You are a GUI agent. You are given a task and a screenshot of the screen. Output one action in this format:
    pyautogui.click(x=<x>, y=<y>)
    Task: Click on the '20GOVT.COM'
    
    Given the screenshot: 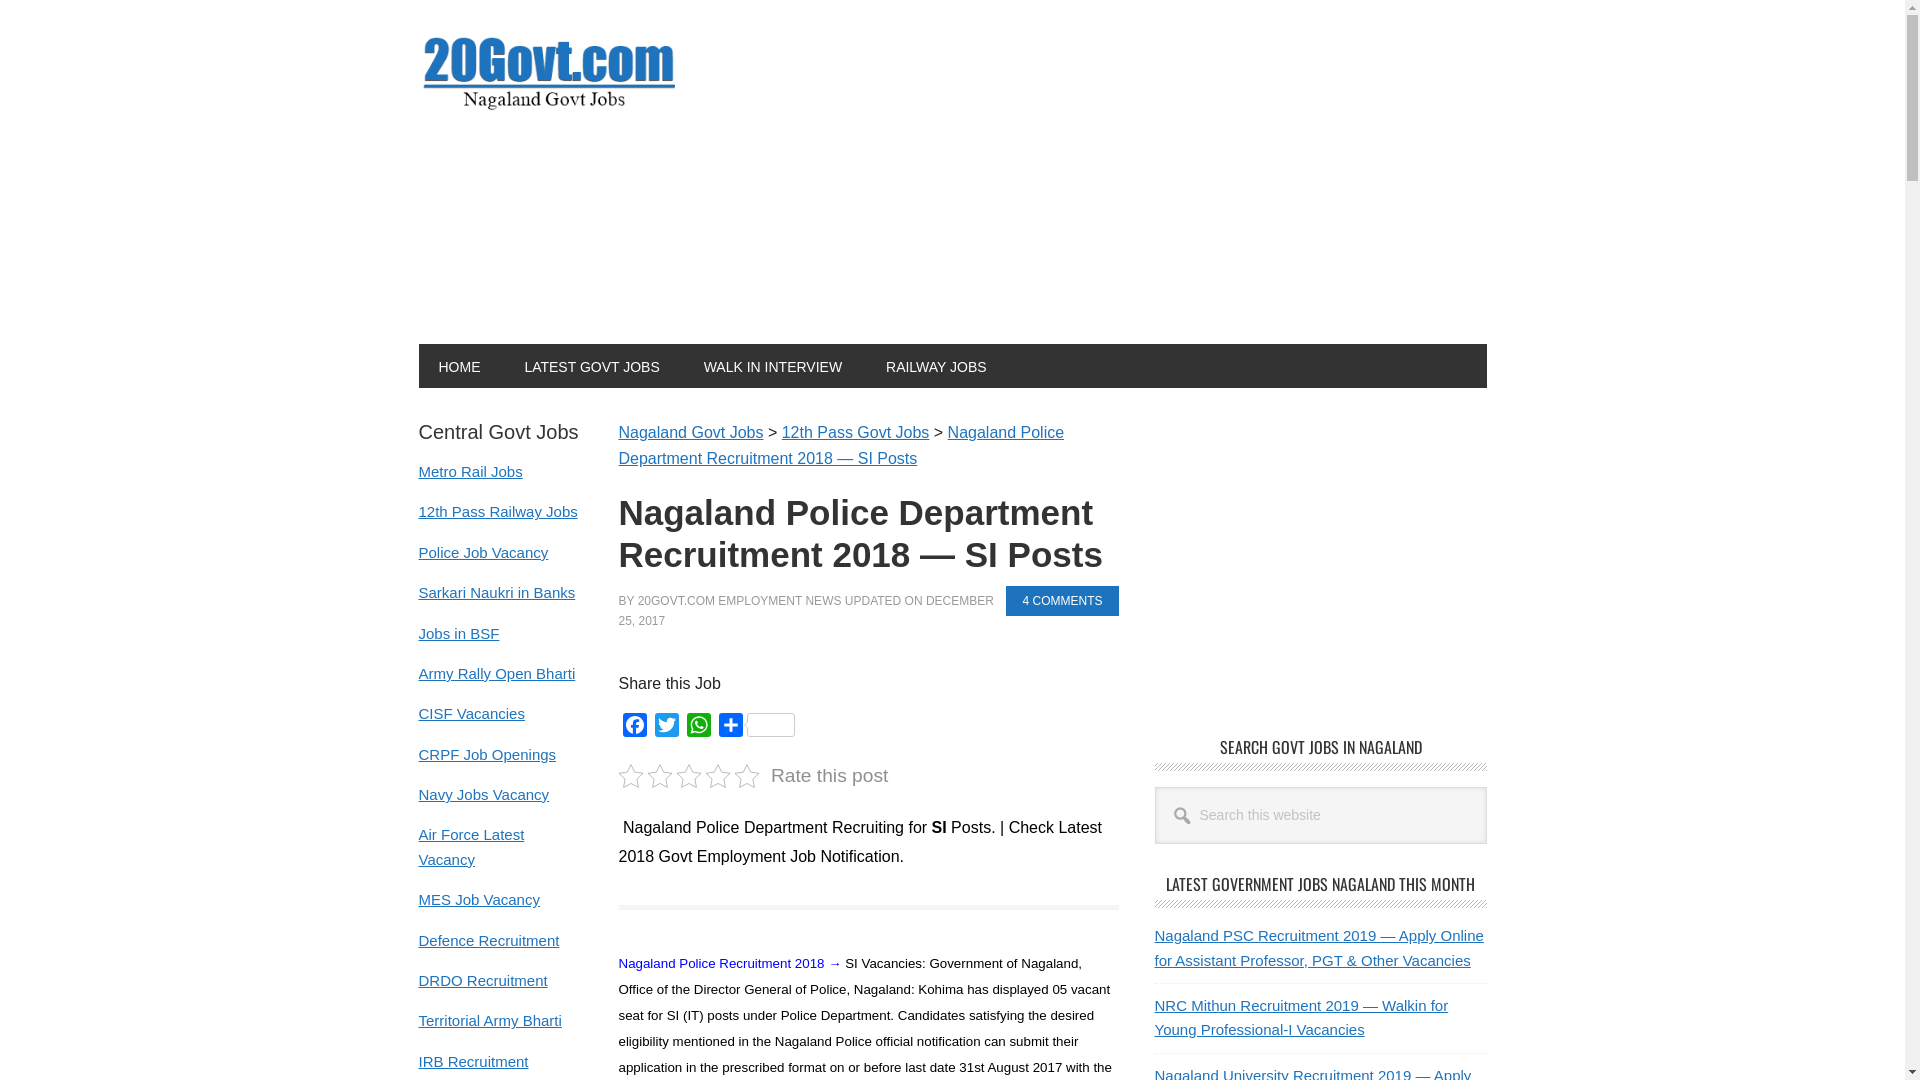 What is the action you would take?
    pyautogui.click(x=676, y=600)
    